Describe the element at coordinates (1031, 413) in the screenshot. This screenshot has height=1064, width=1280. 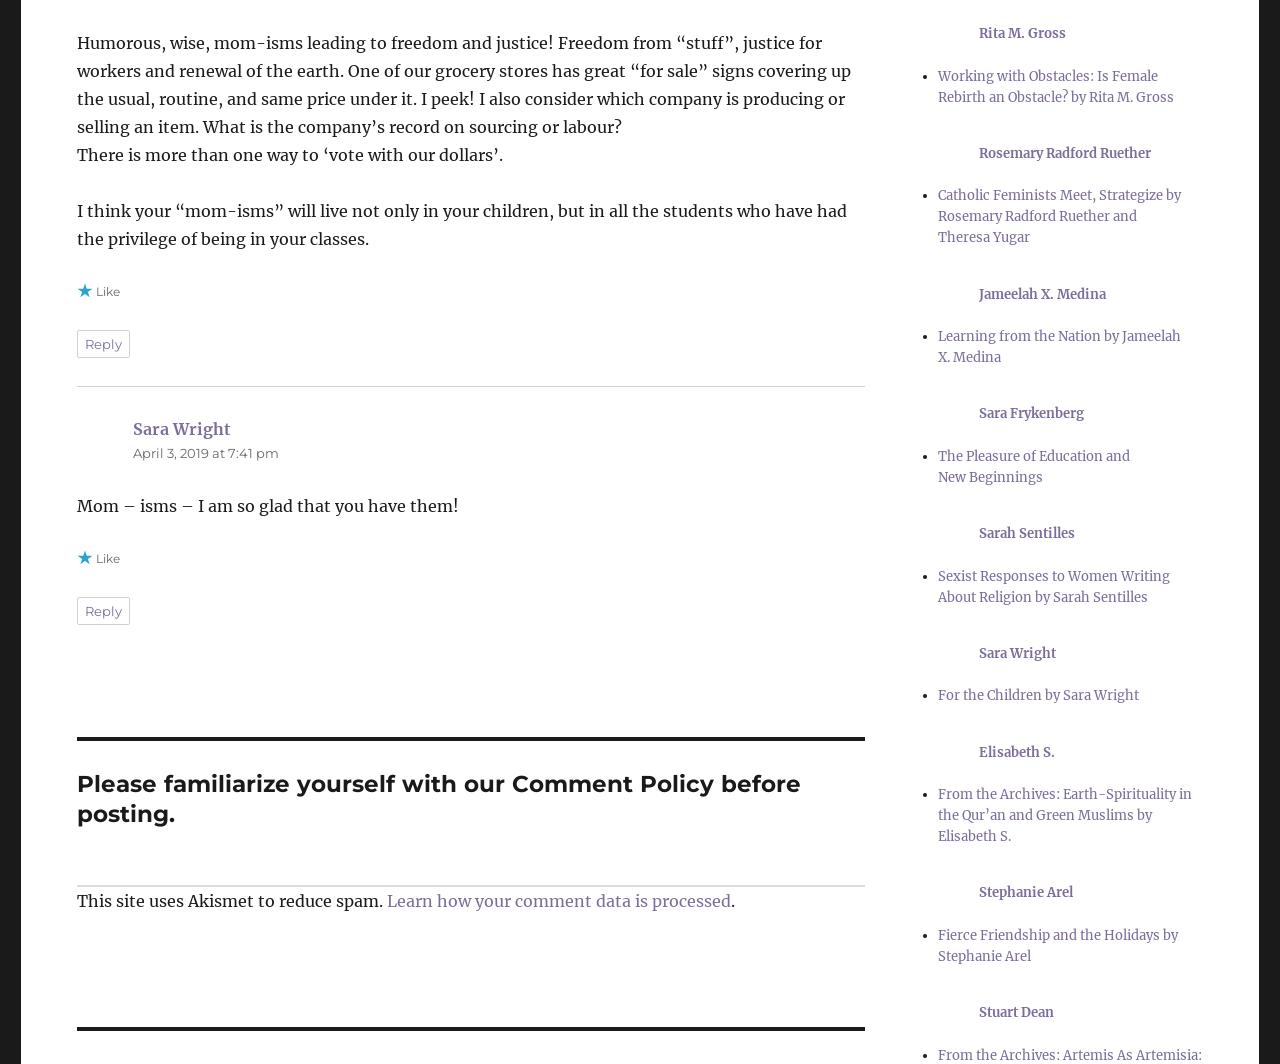
I see `'Sara Frykenberg'` at that location.